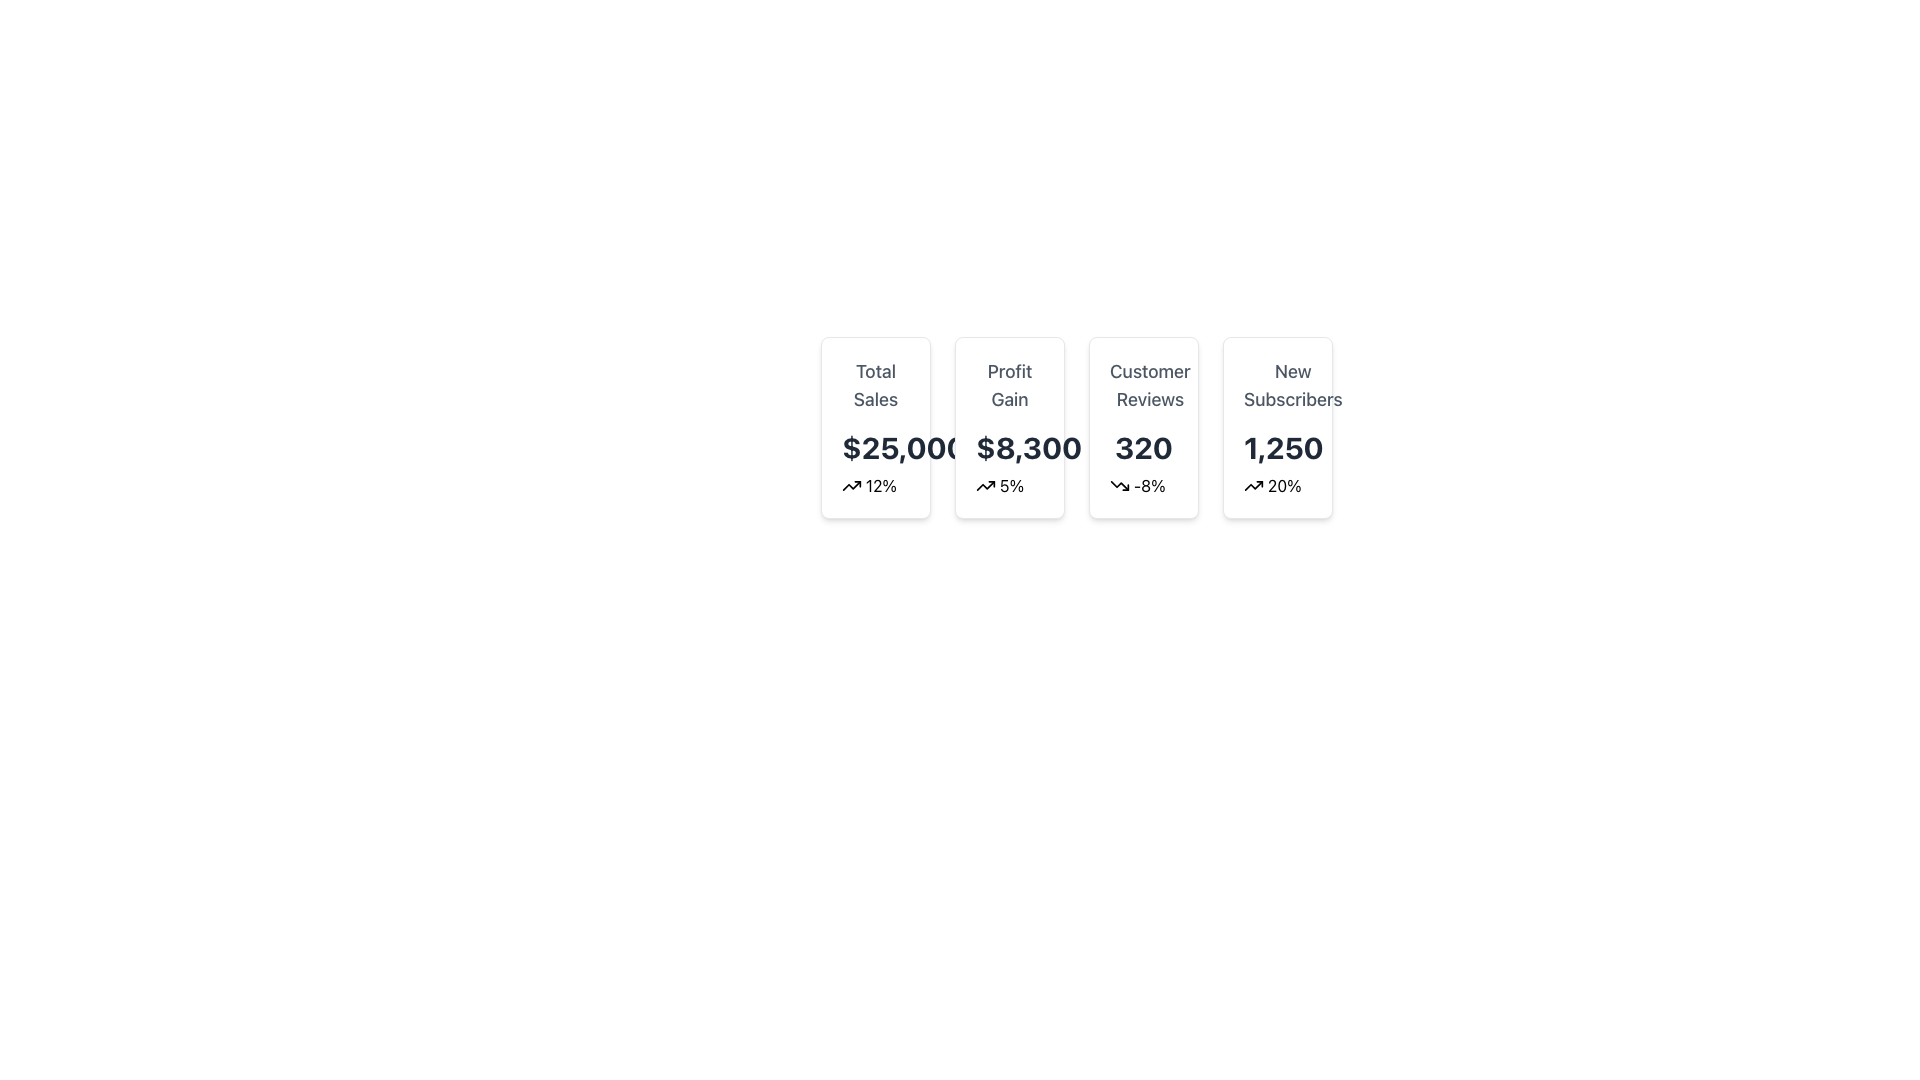 The height and width of the screenshot is (1080, 1920). I want to click on the numerical value representing the count of new subscribers located within the 'New Subscribers' card, positioned below the label 'New Subscribers' and above the percentage text '20%.', so click(1276, 446).